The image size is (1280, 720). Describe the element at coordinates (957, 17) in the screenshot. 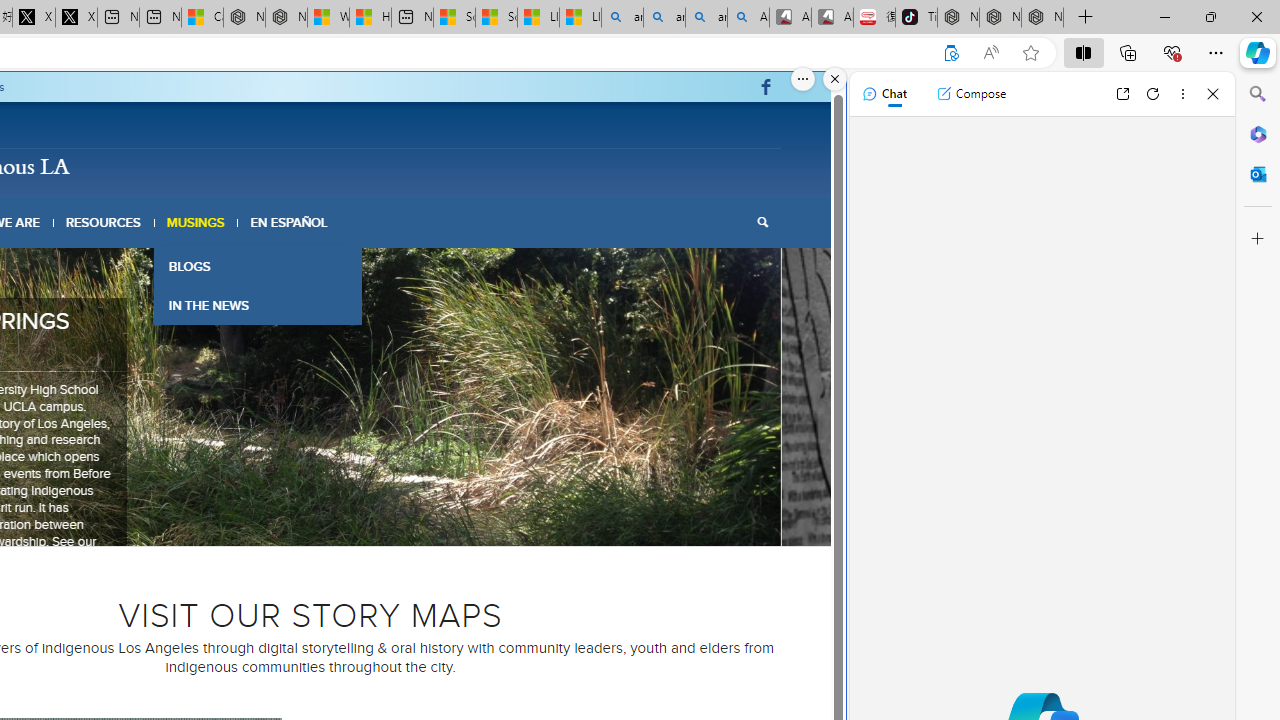

I see `'Nordace - Best Sellers'` at that location.